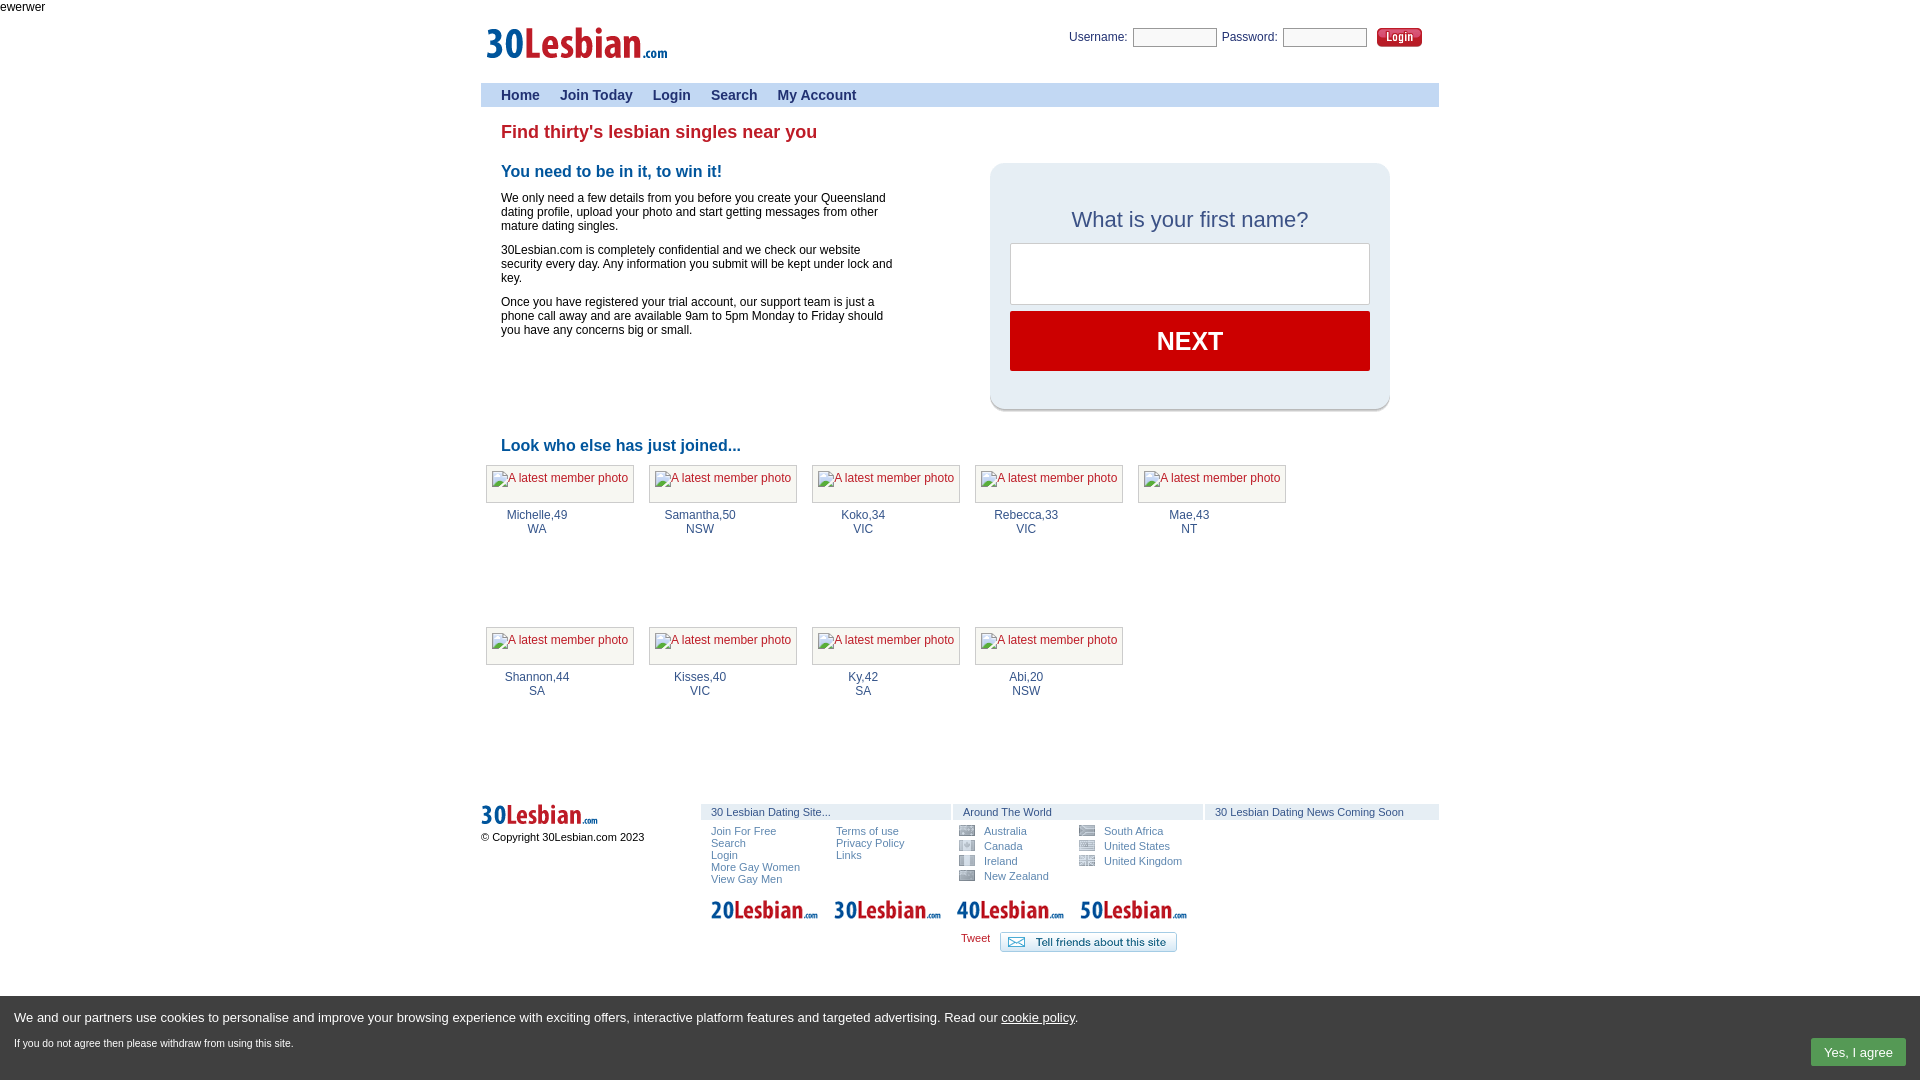  What do you see at coordinates (1131, 845) in the screenshot?
I see `'United States'` at bounding box center [1131, 845].